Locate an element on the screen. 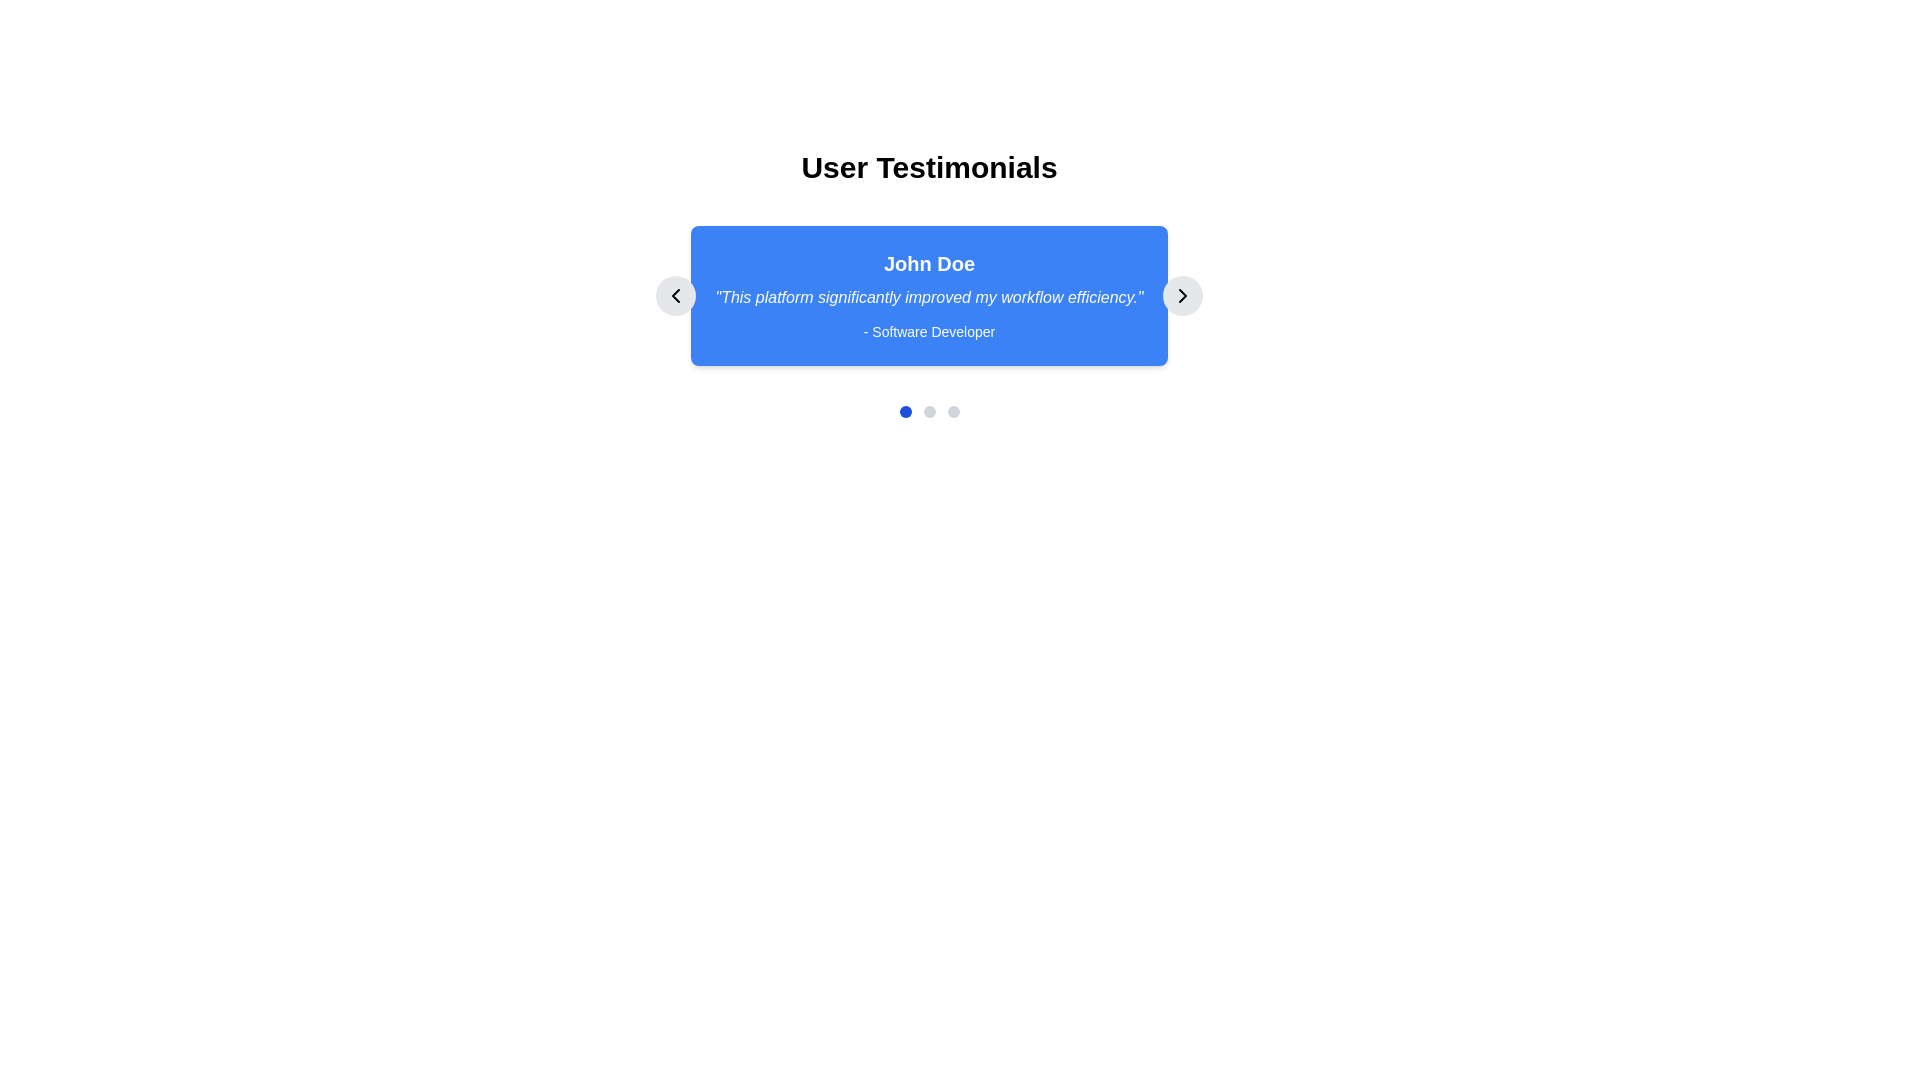  the chevron icon located inside a circular button on the right side of the blue testimonial box is located at coordinates (1182, 296).